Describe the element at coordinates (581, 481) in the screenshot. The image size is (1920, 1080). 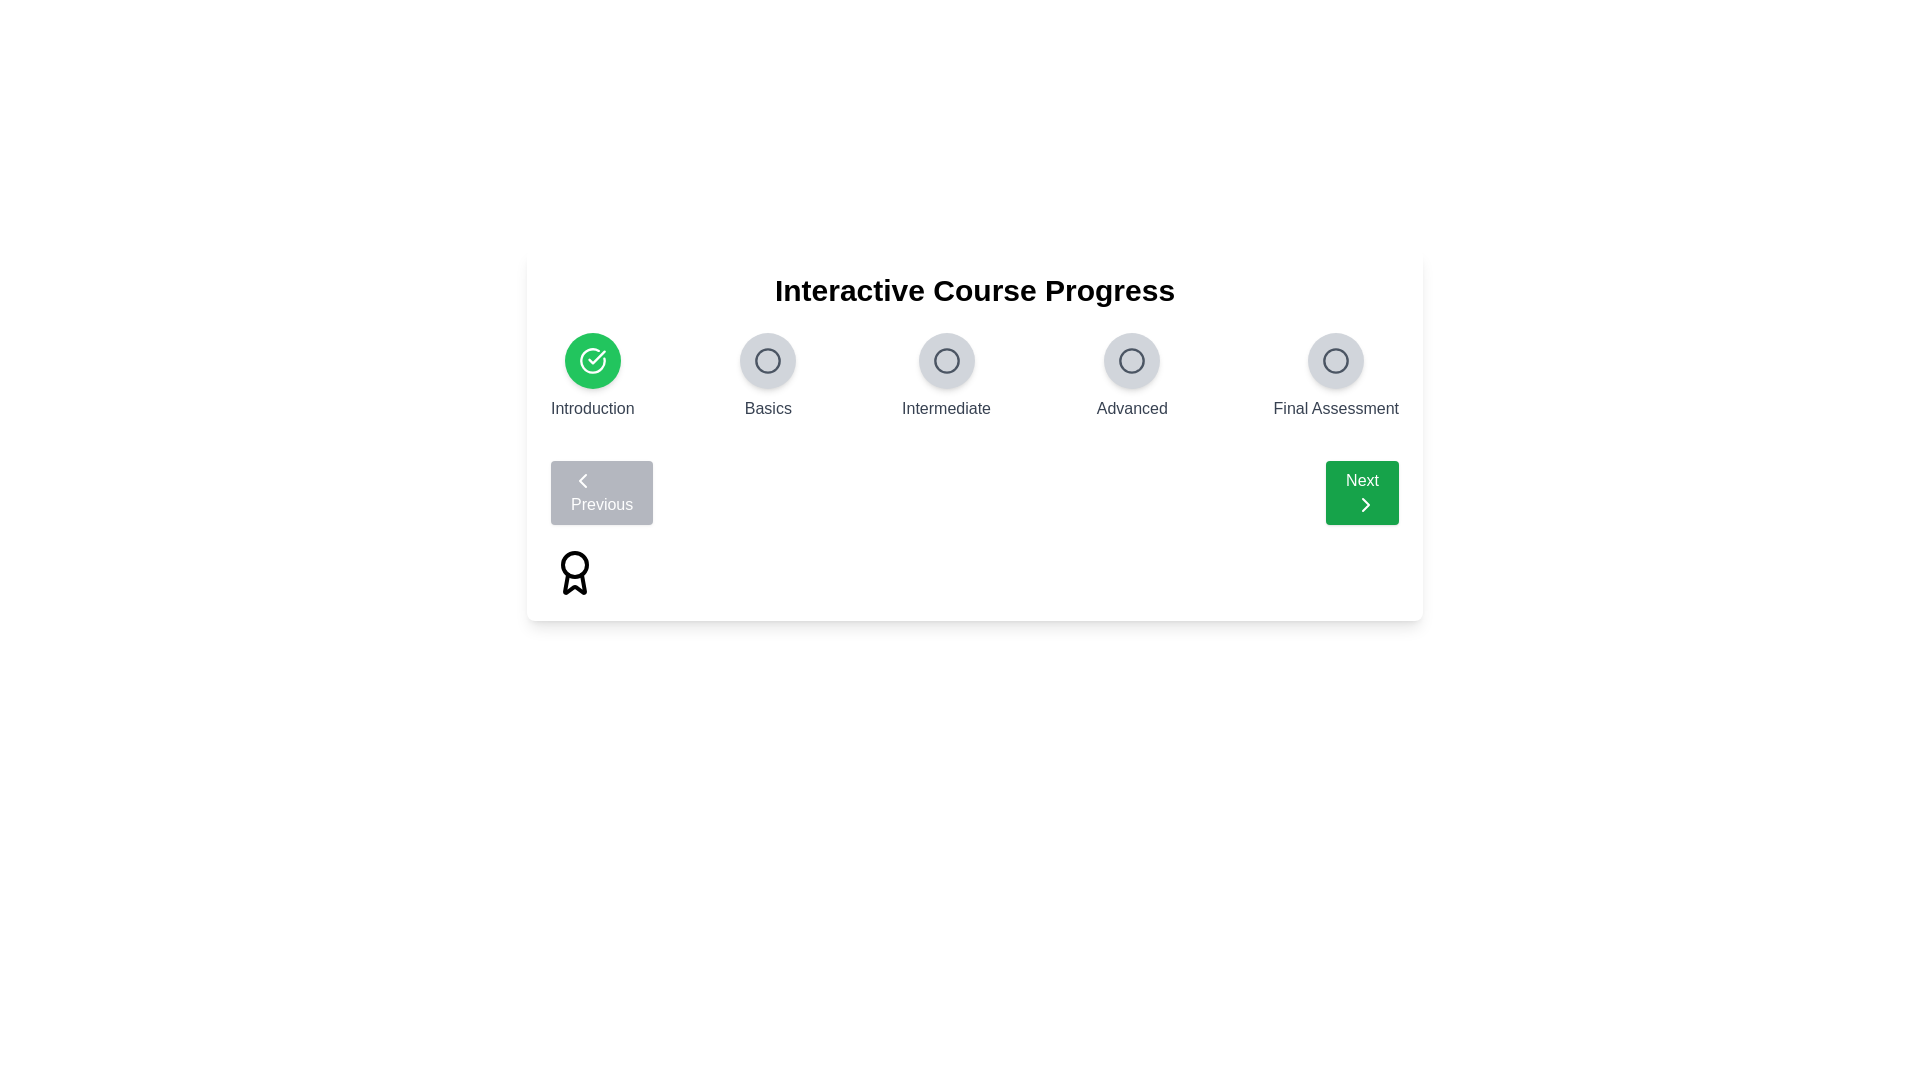
I see `the 'Previous' button that contains the chevron left arrow icon` at that location.